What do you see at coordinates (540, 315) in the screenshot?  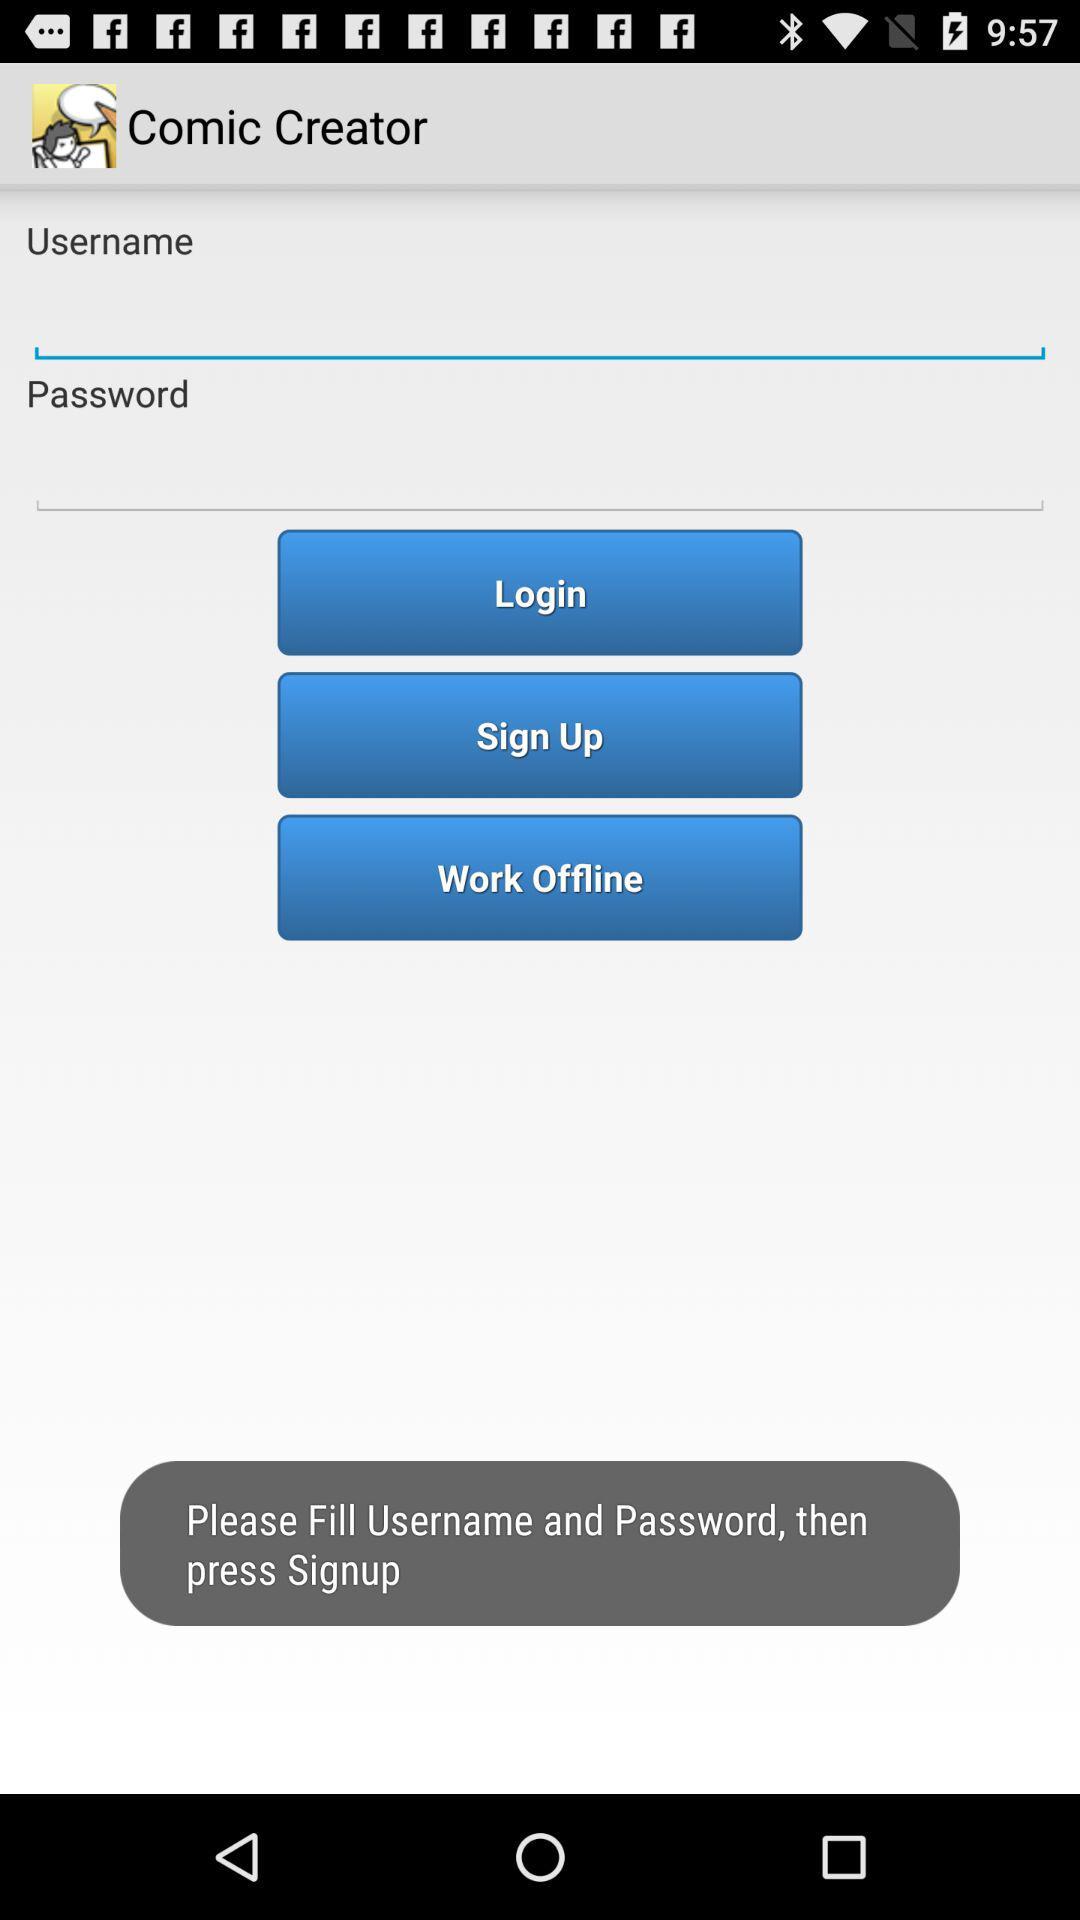 I see `input the username` at bounding box center [540, 315].